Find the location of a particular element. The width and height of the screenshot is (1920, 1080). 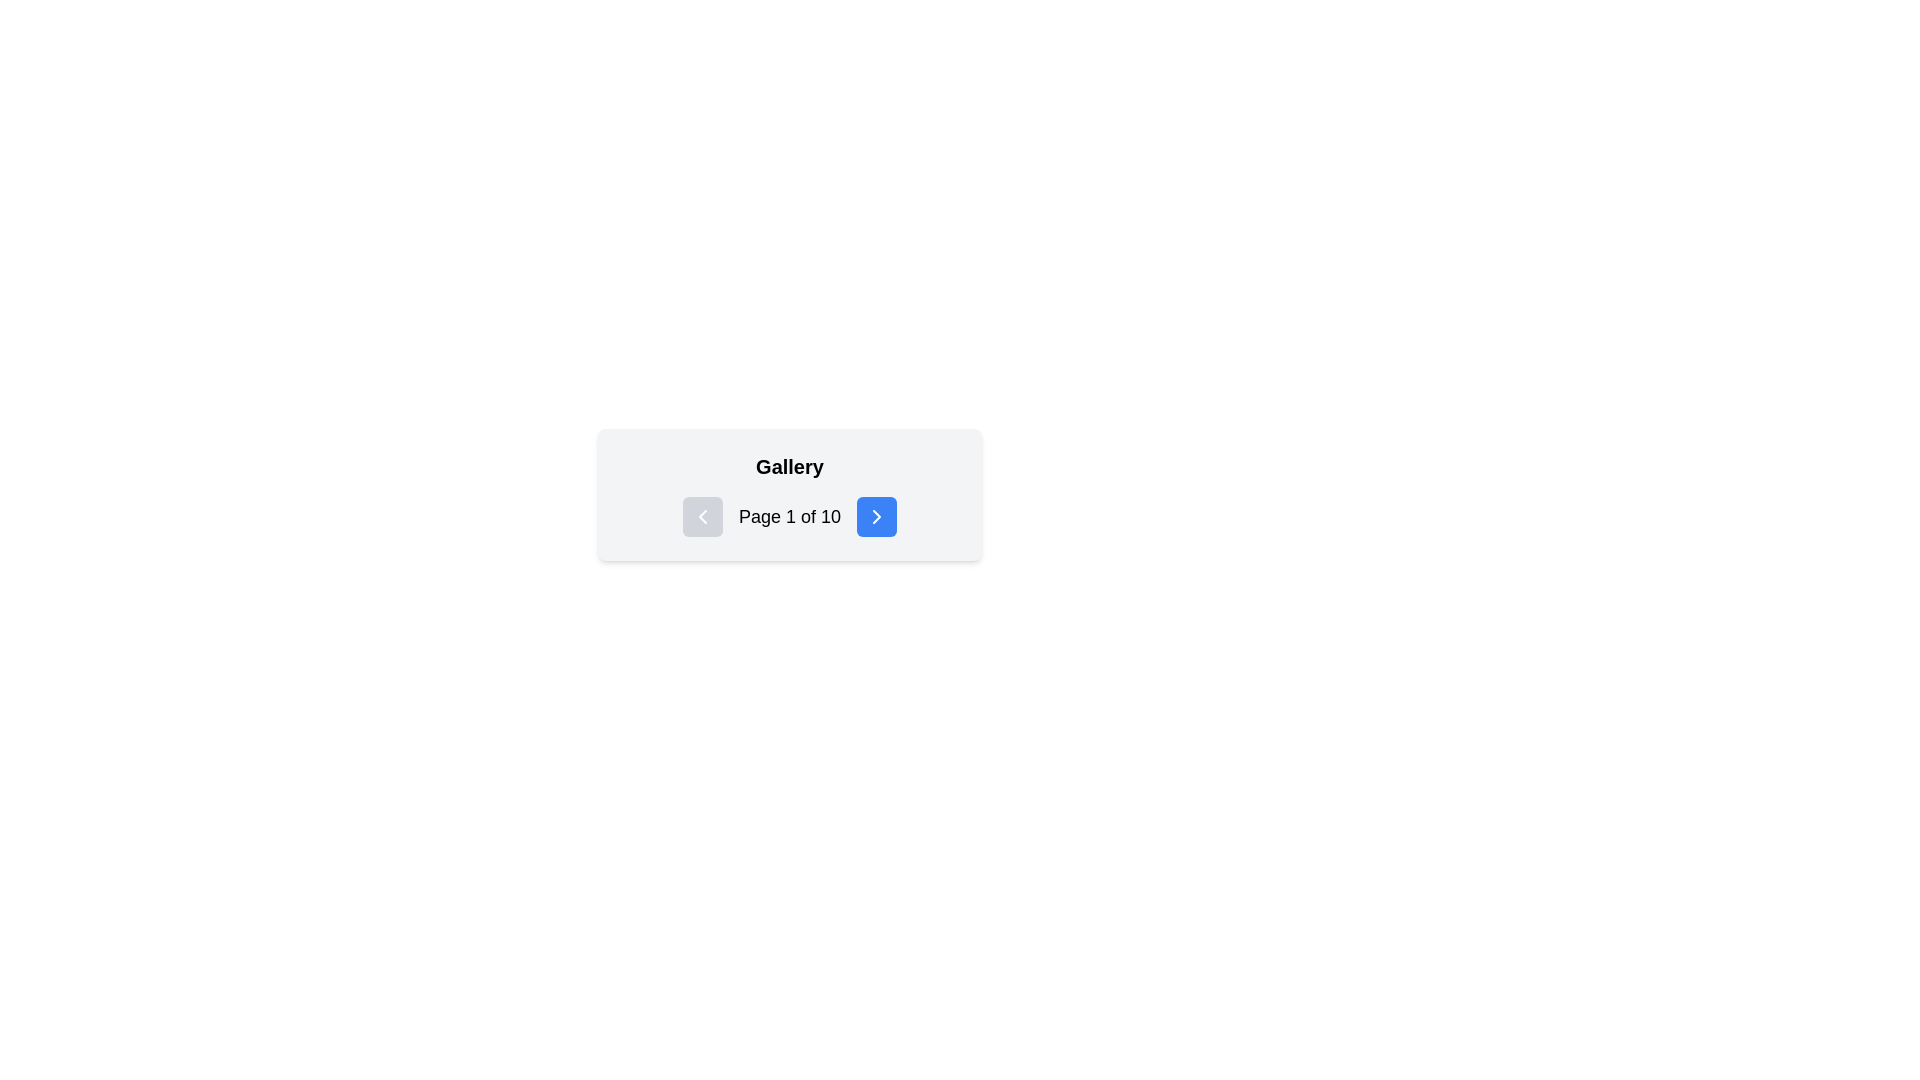

the pagination information text label located in the middle of the display, between the grey previous button and the blue next button is located at coordinates (789, 515).